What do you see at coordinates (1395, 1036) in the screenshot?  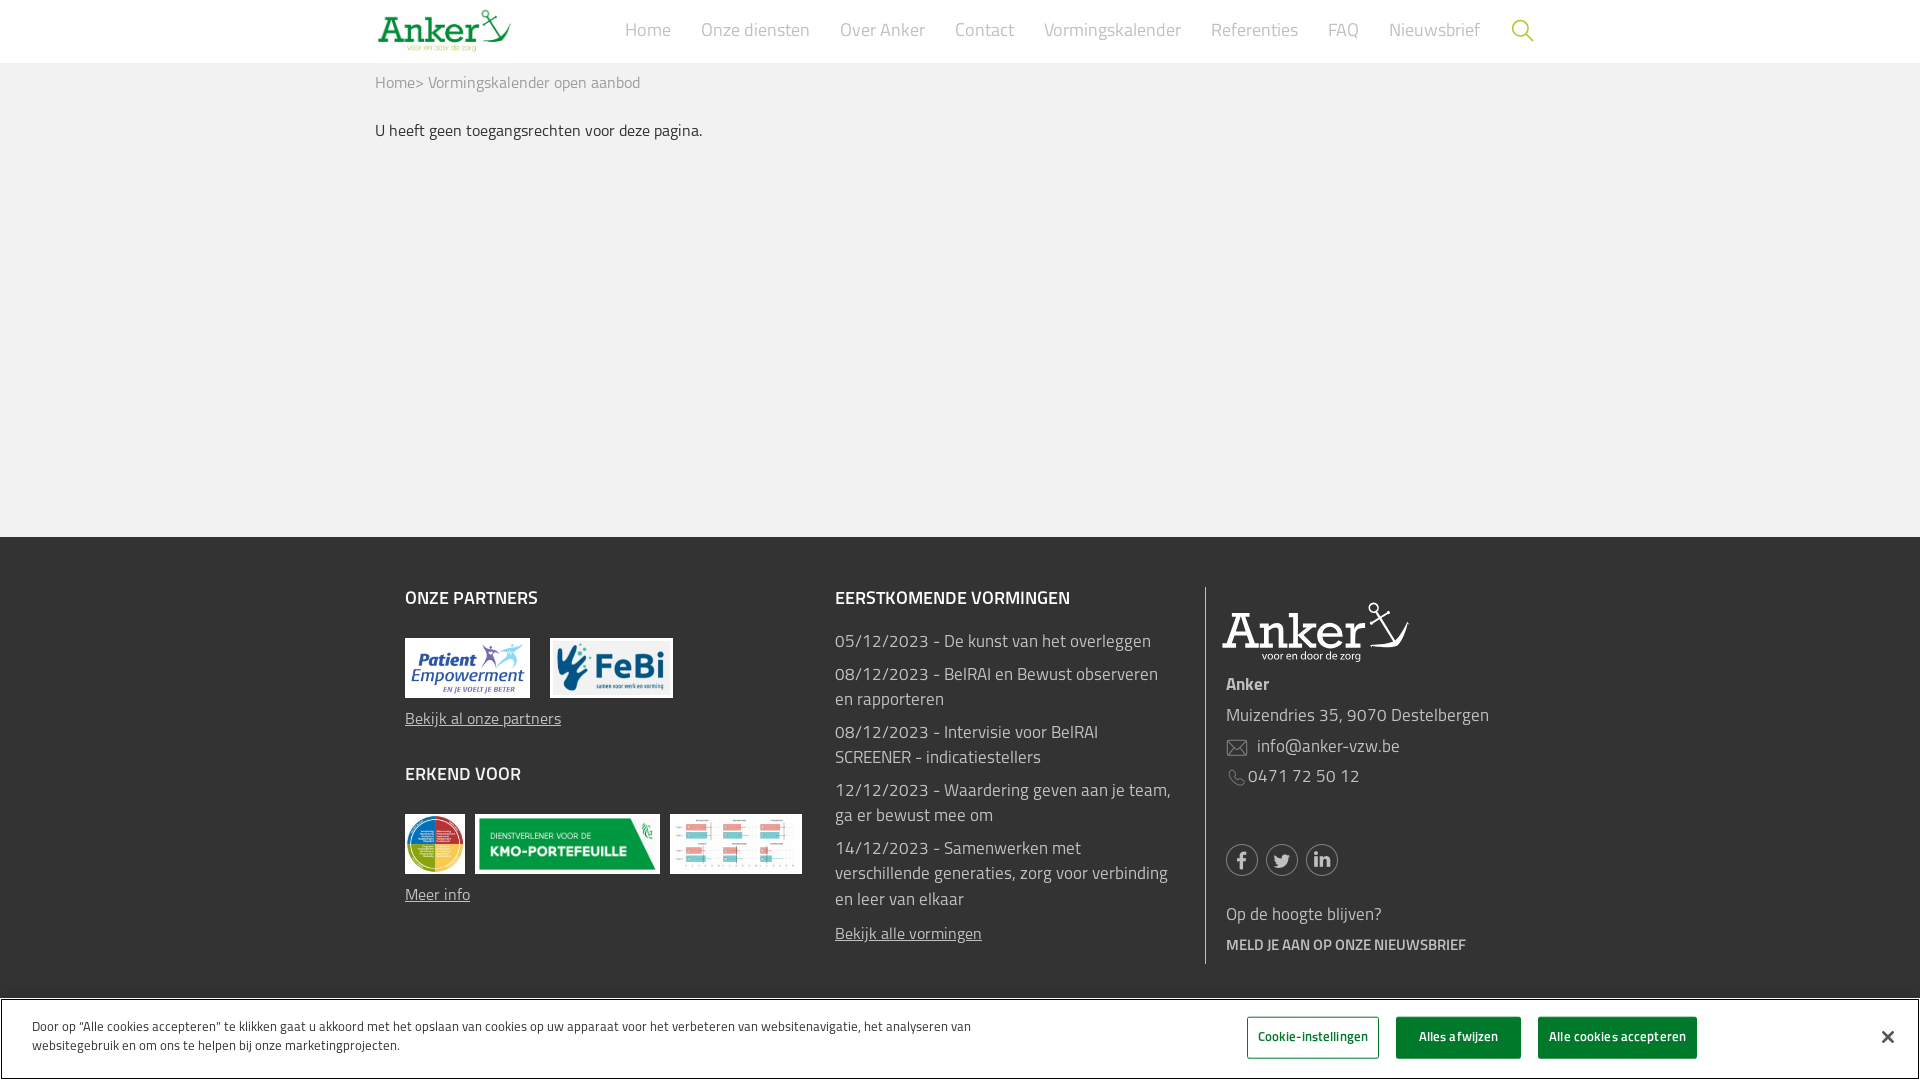 I see `'Alles afwijzen'` at bounding box center [1395, 1036].